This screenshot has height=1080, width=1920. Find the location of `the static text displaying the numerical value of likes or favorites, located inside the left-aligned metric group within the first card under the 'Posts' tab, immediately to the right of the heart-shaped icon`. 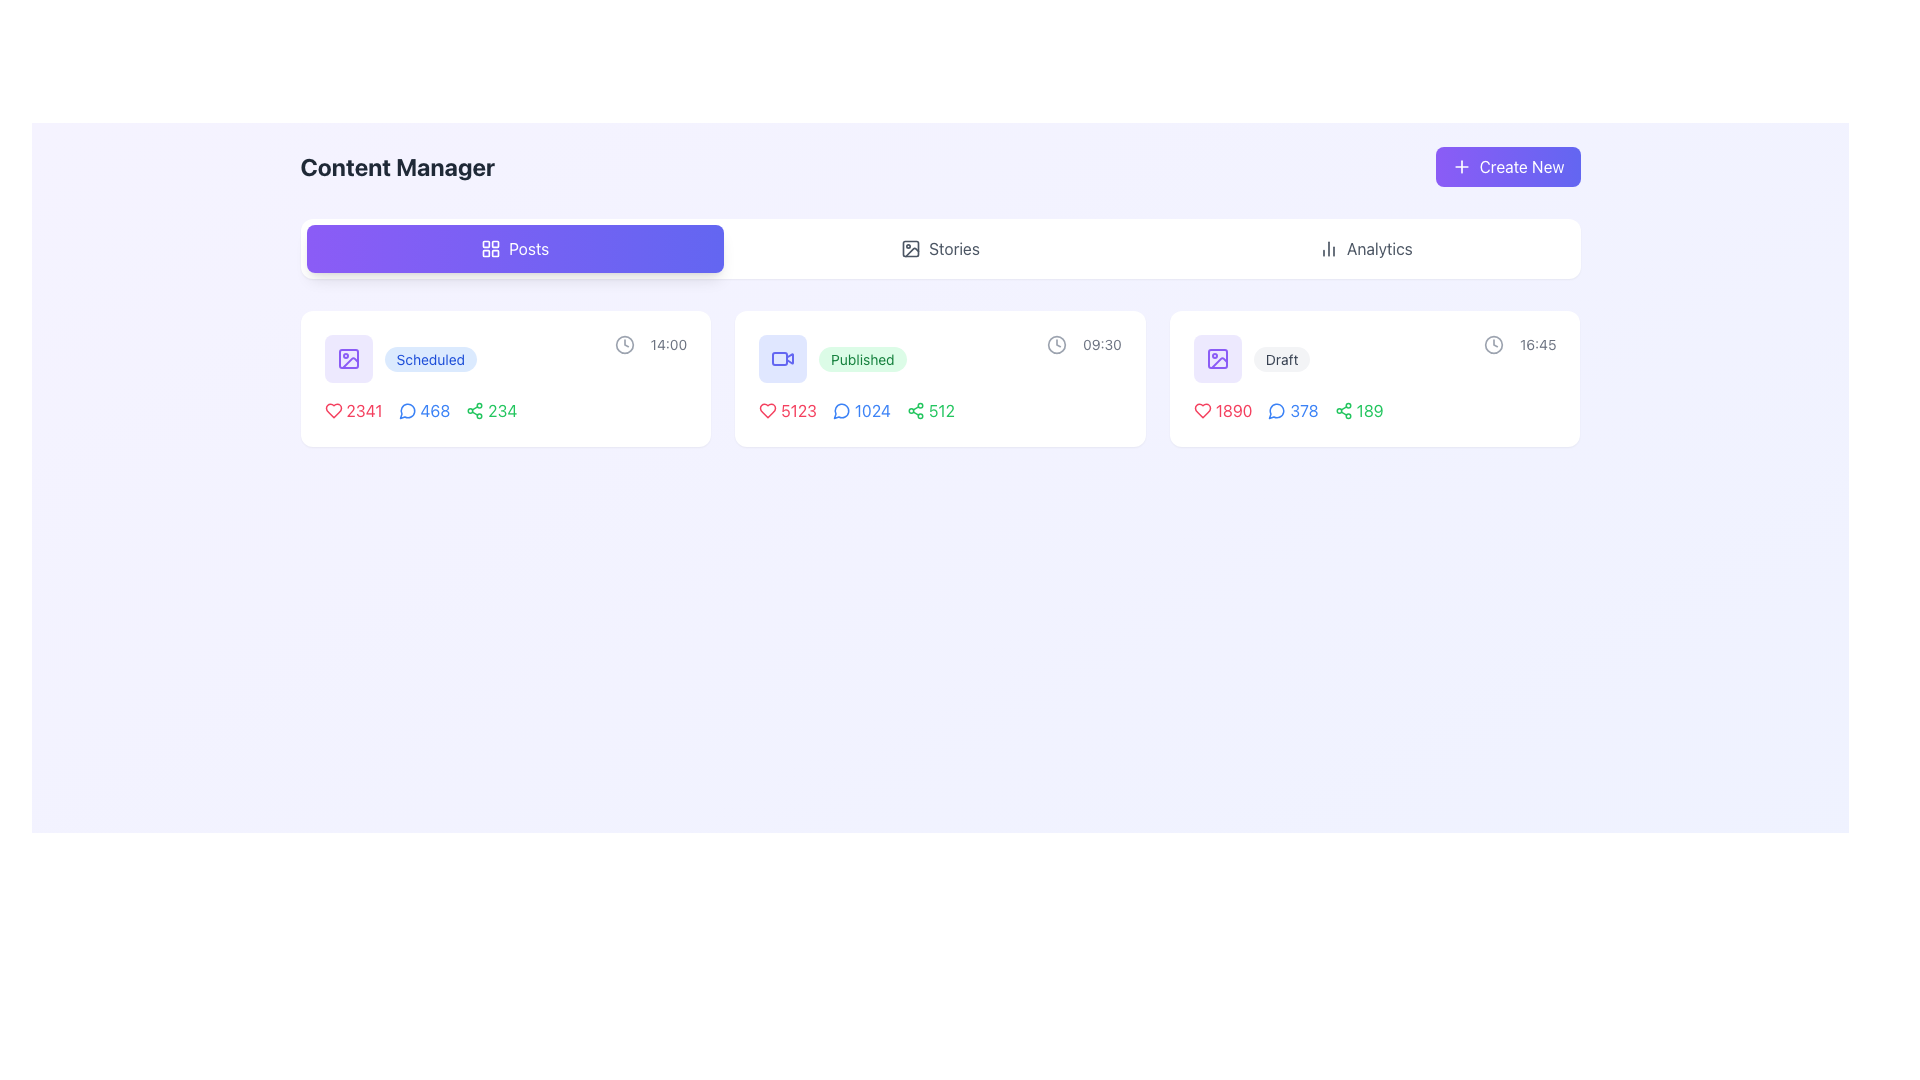

the static text displaying the numerical value of likes or favorites, located inside the left-aligned metric group within the first card under the 'Posts' tab, immediately to the right of the heart-shaped icon is located at coordinates (364, 410).